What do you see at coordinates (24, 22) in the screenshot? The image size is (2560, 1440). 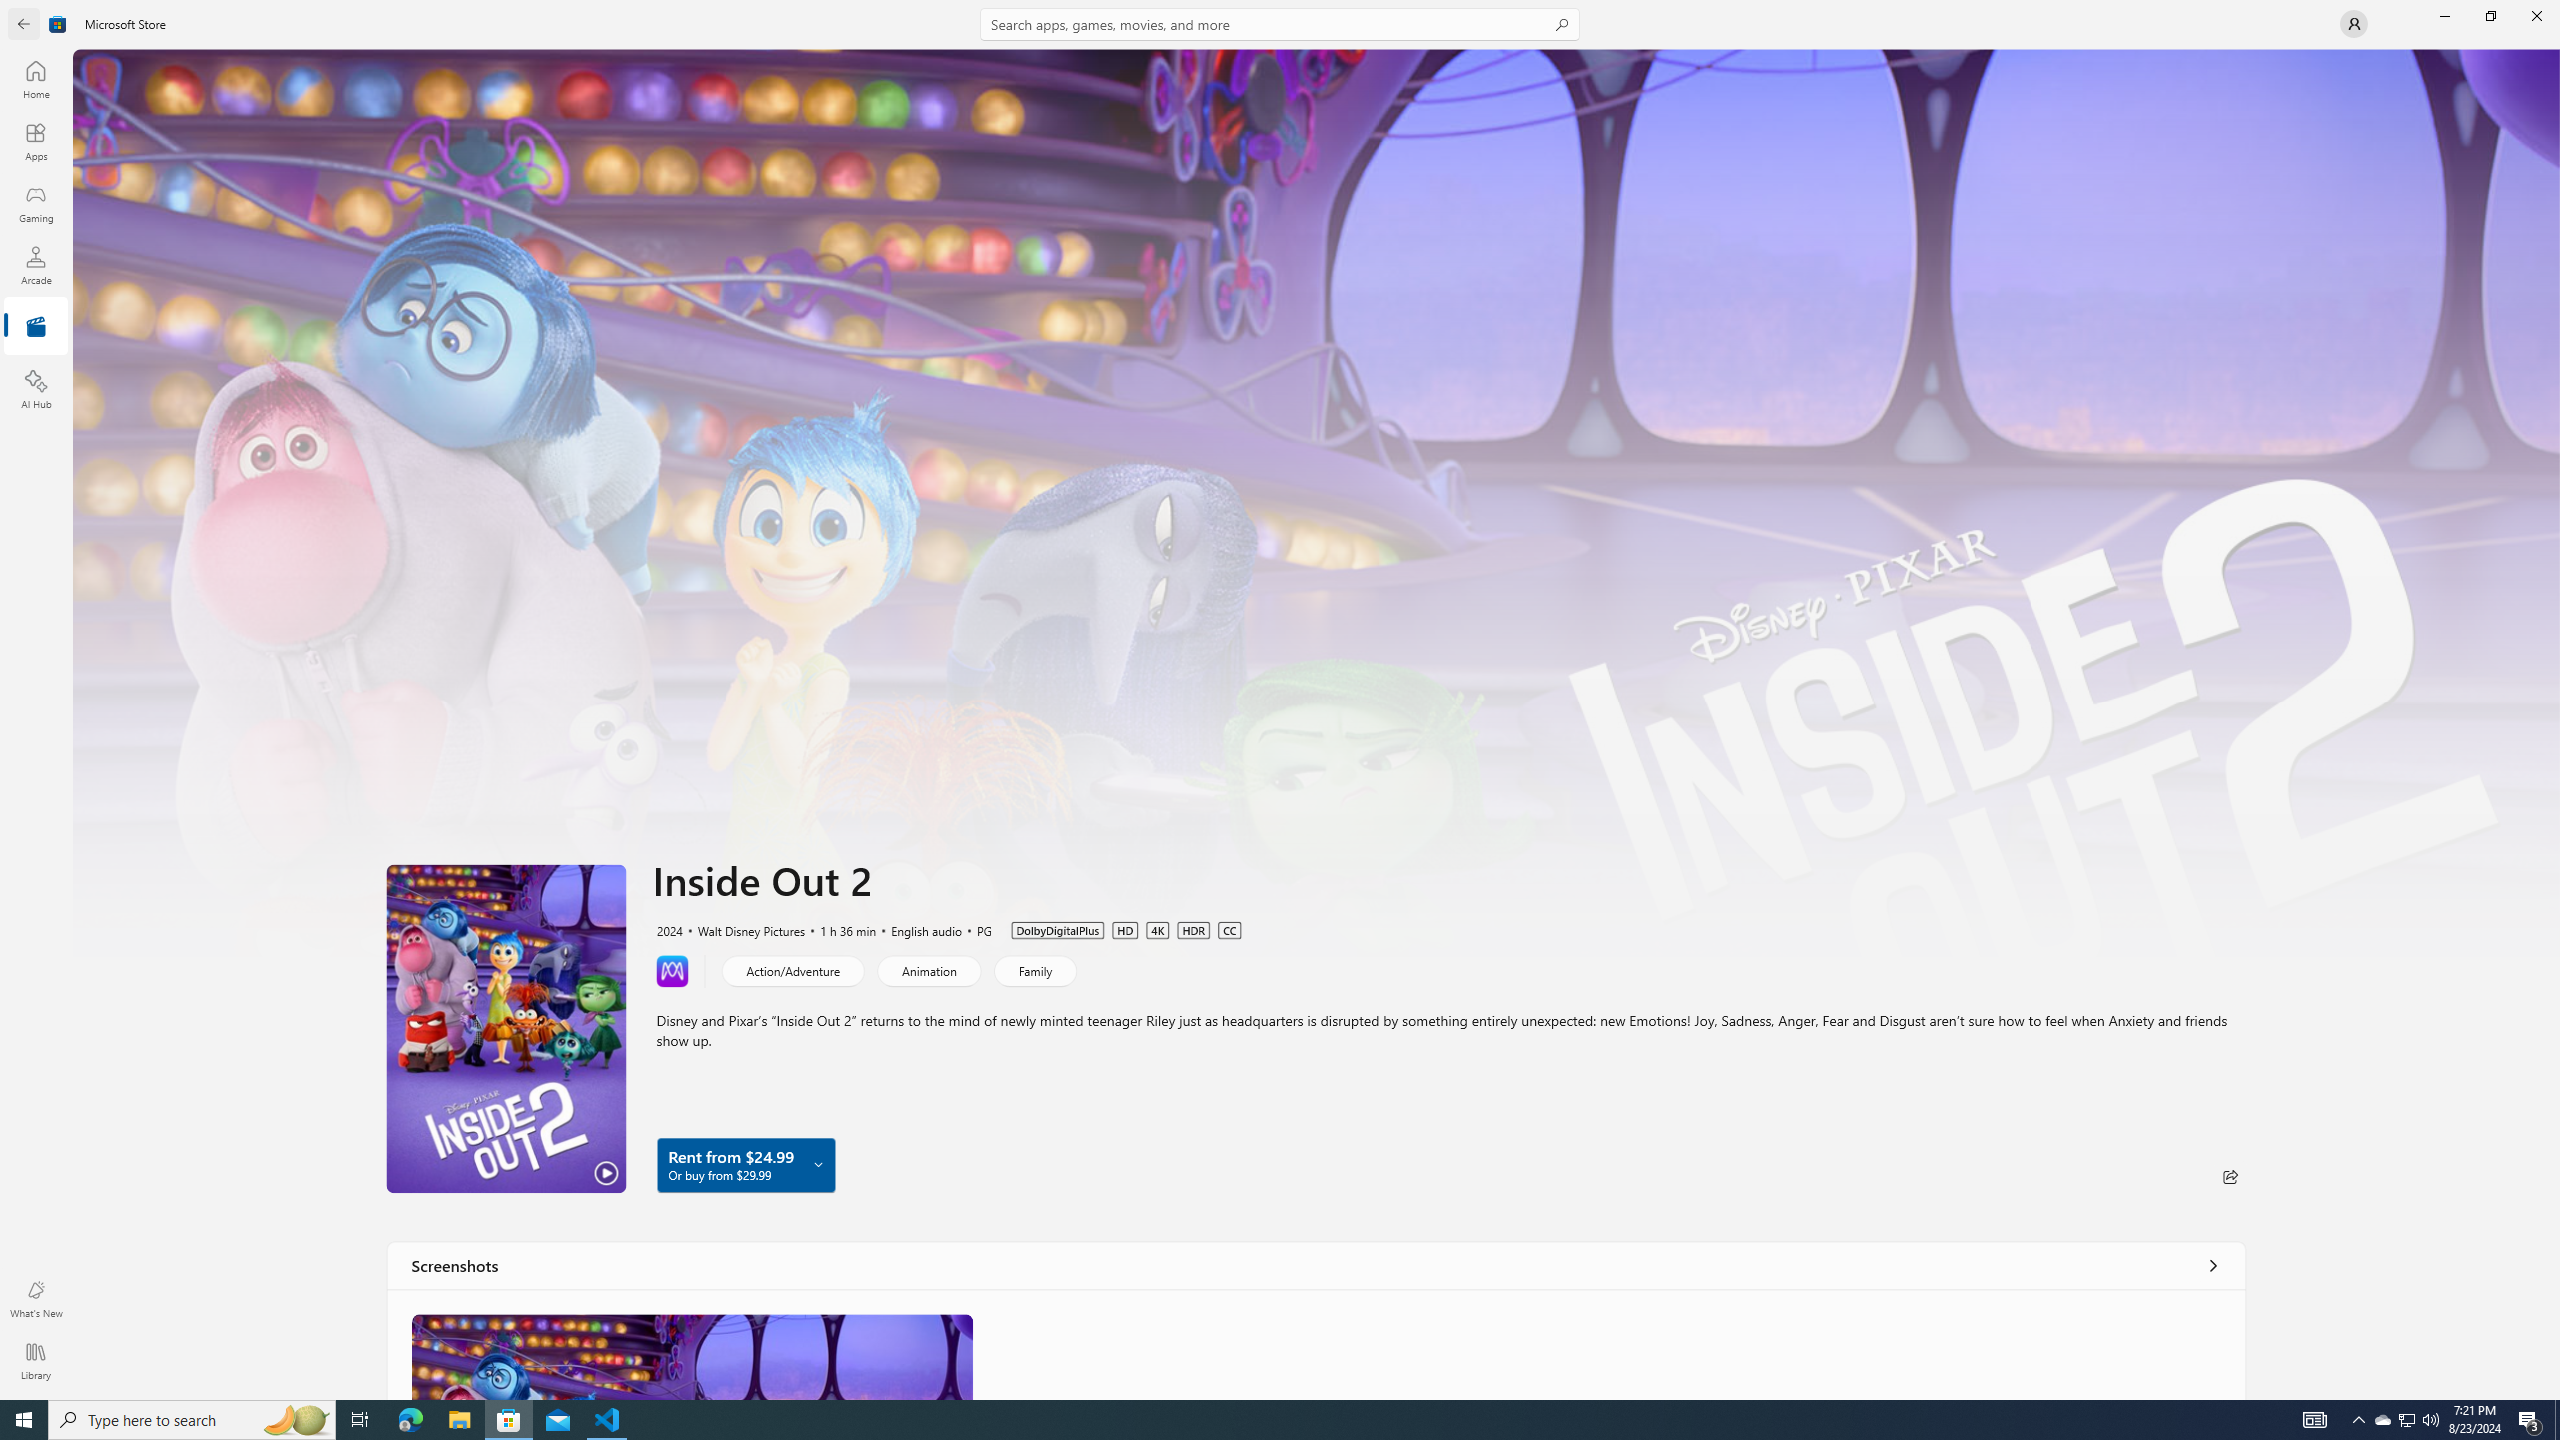 I see `'Back'` at bounding box center [24, 22].